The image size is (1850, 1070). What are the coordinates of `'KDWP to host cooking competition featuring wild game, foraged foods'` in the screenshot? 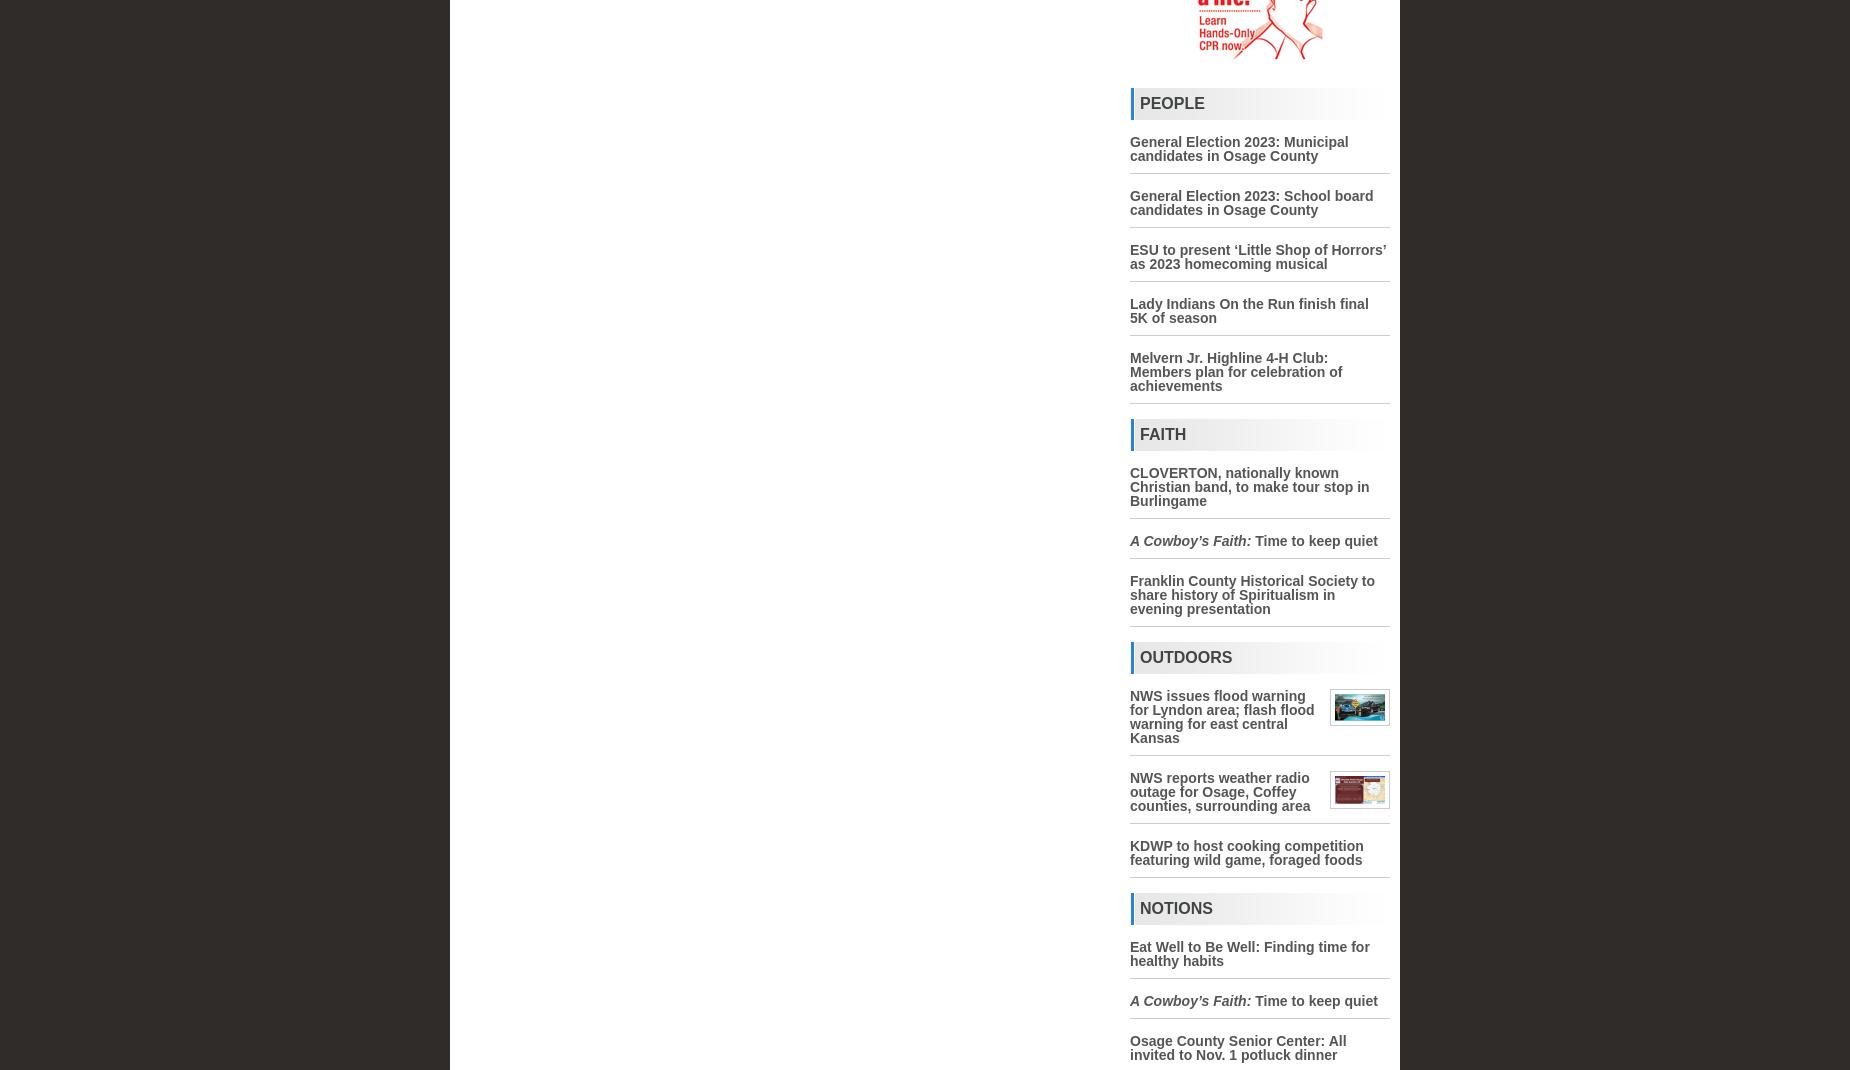 It's located at (1245, 853).